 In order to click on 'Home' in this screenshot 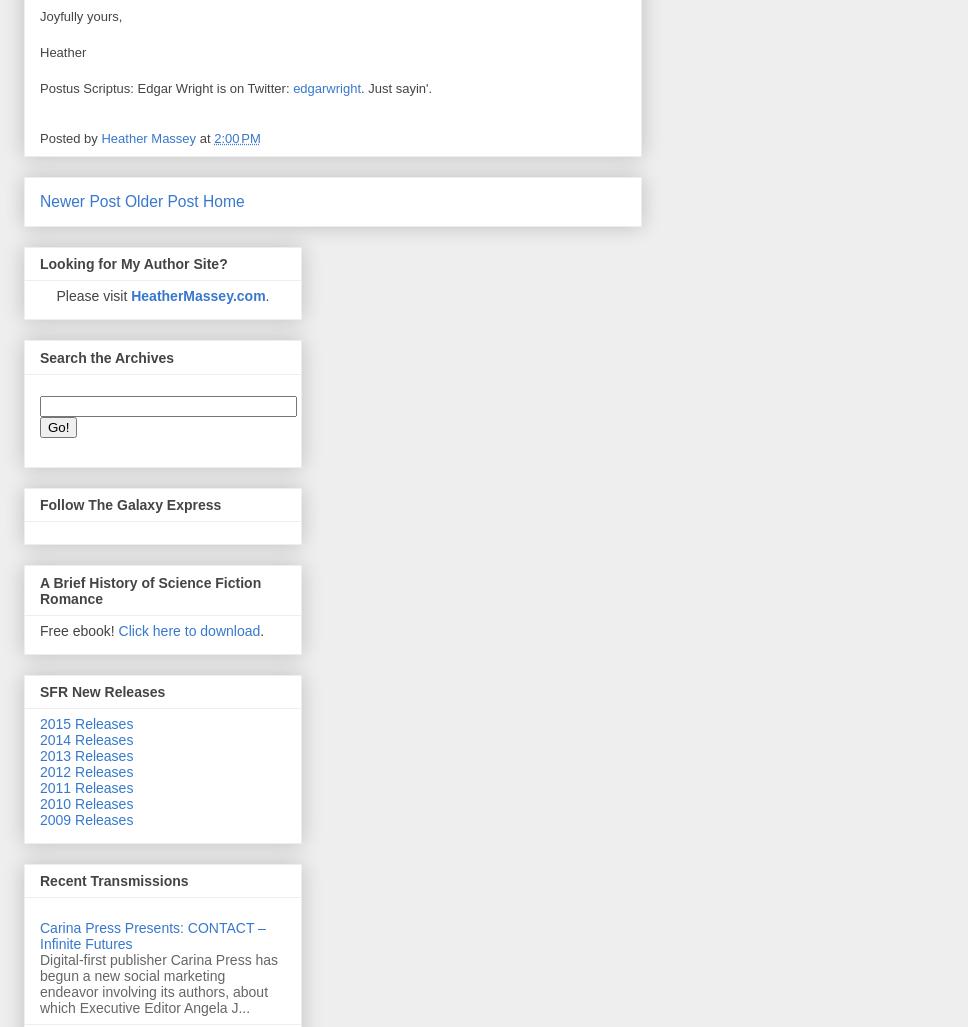, I will do `click(222, 199)`.